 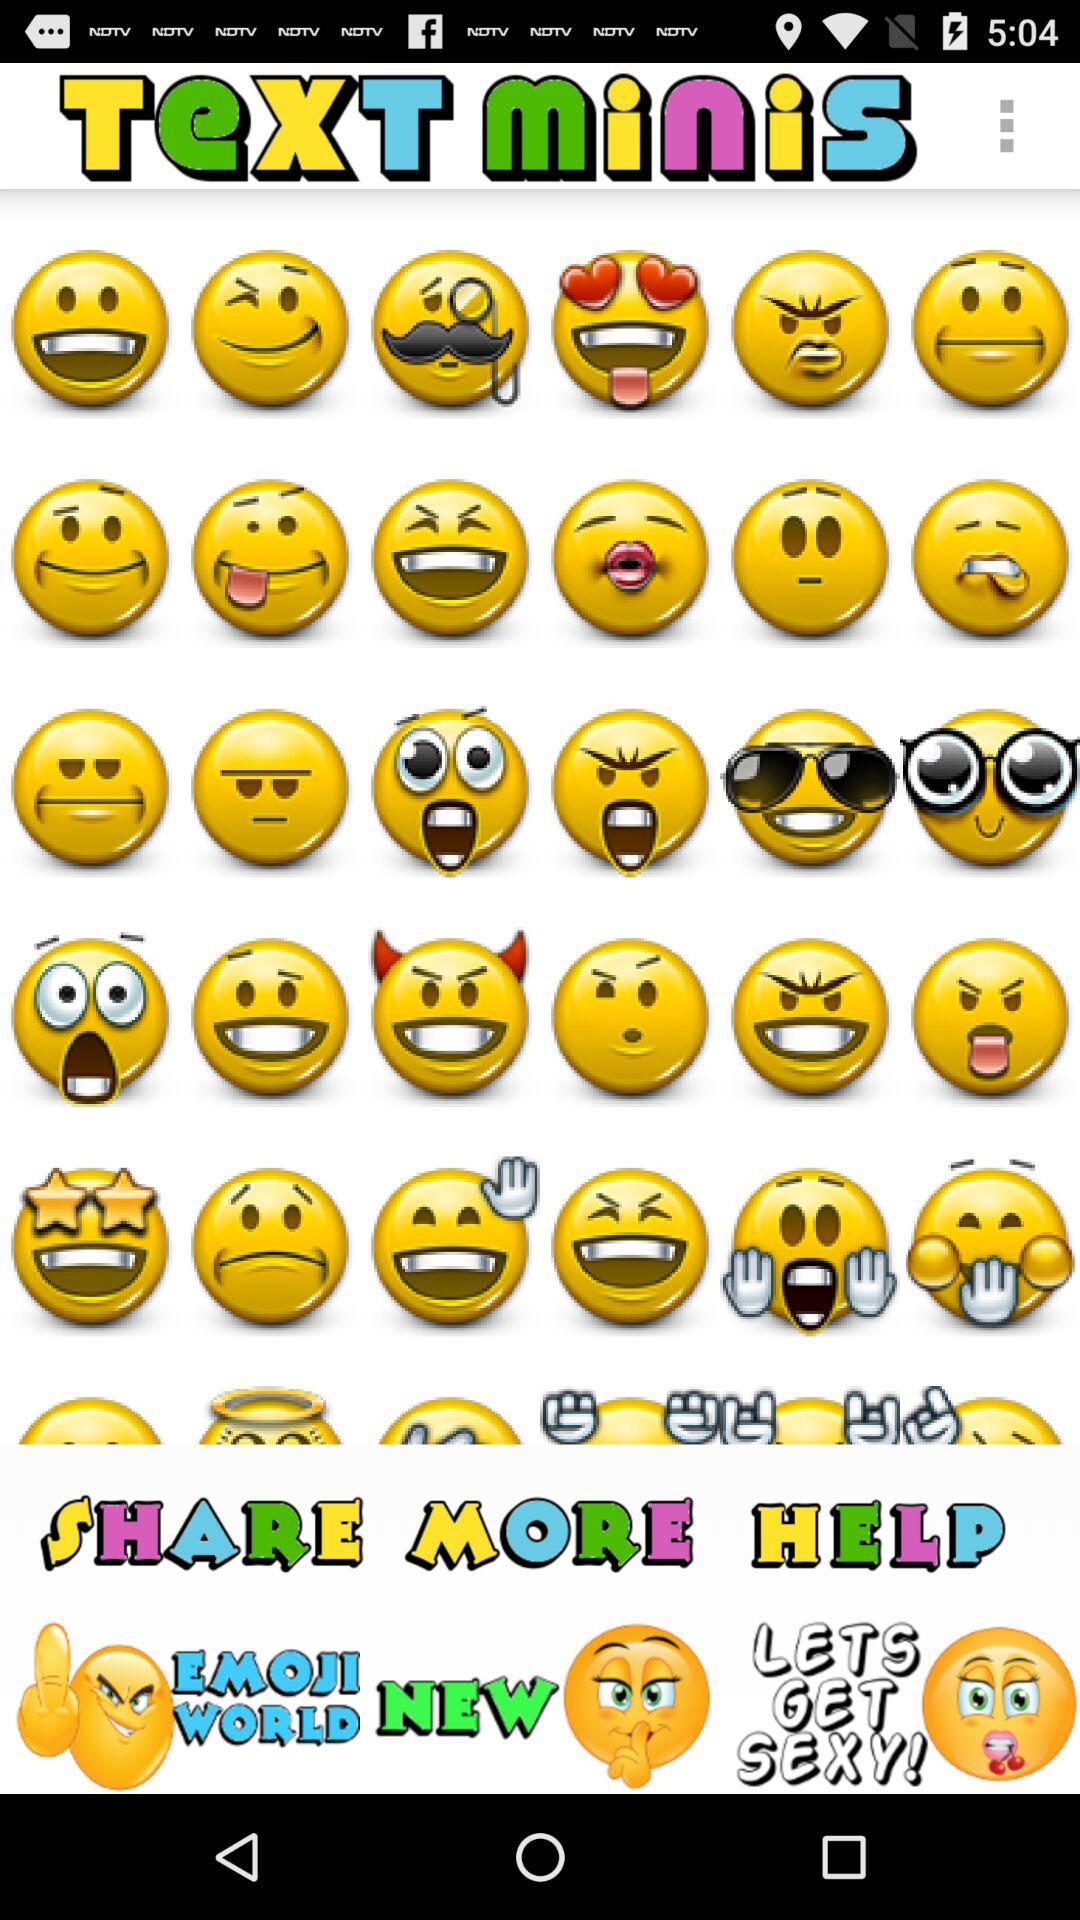 What do you see at coordinates (202, 1530) in the screenshot?
I see `share` at bounding box center [202, 1530].